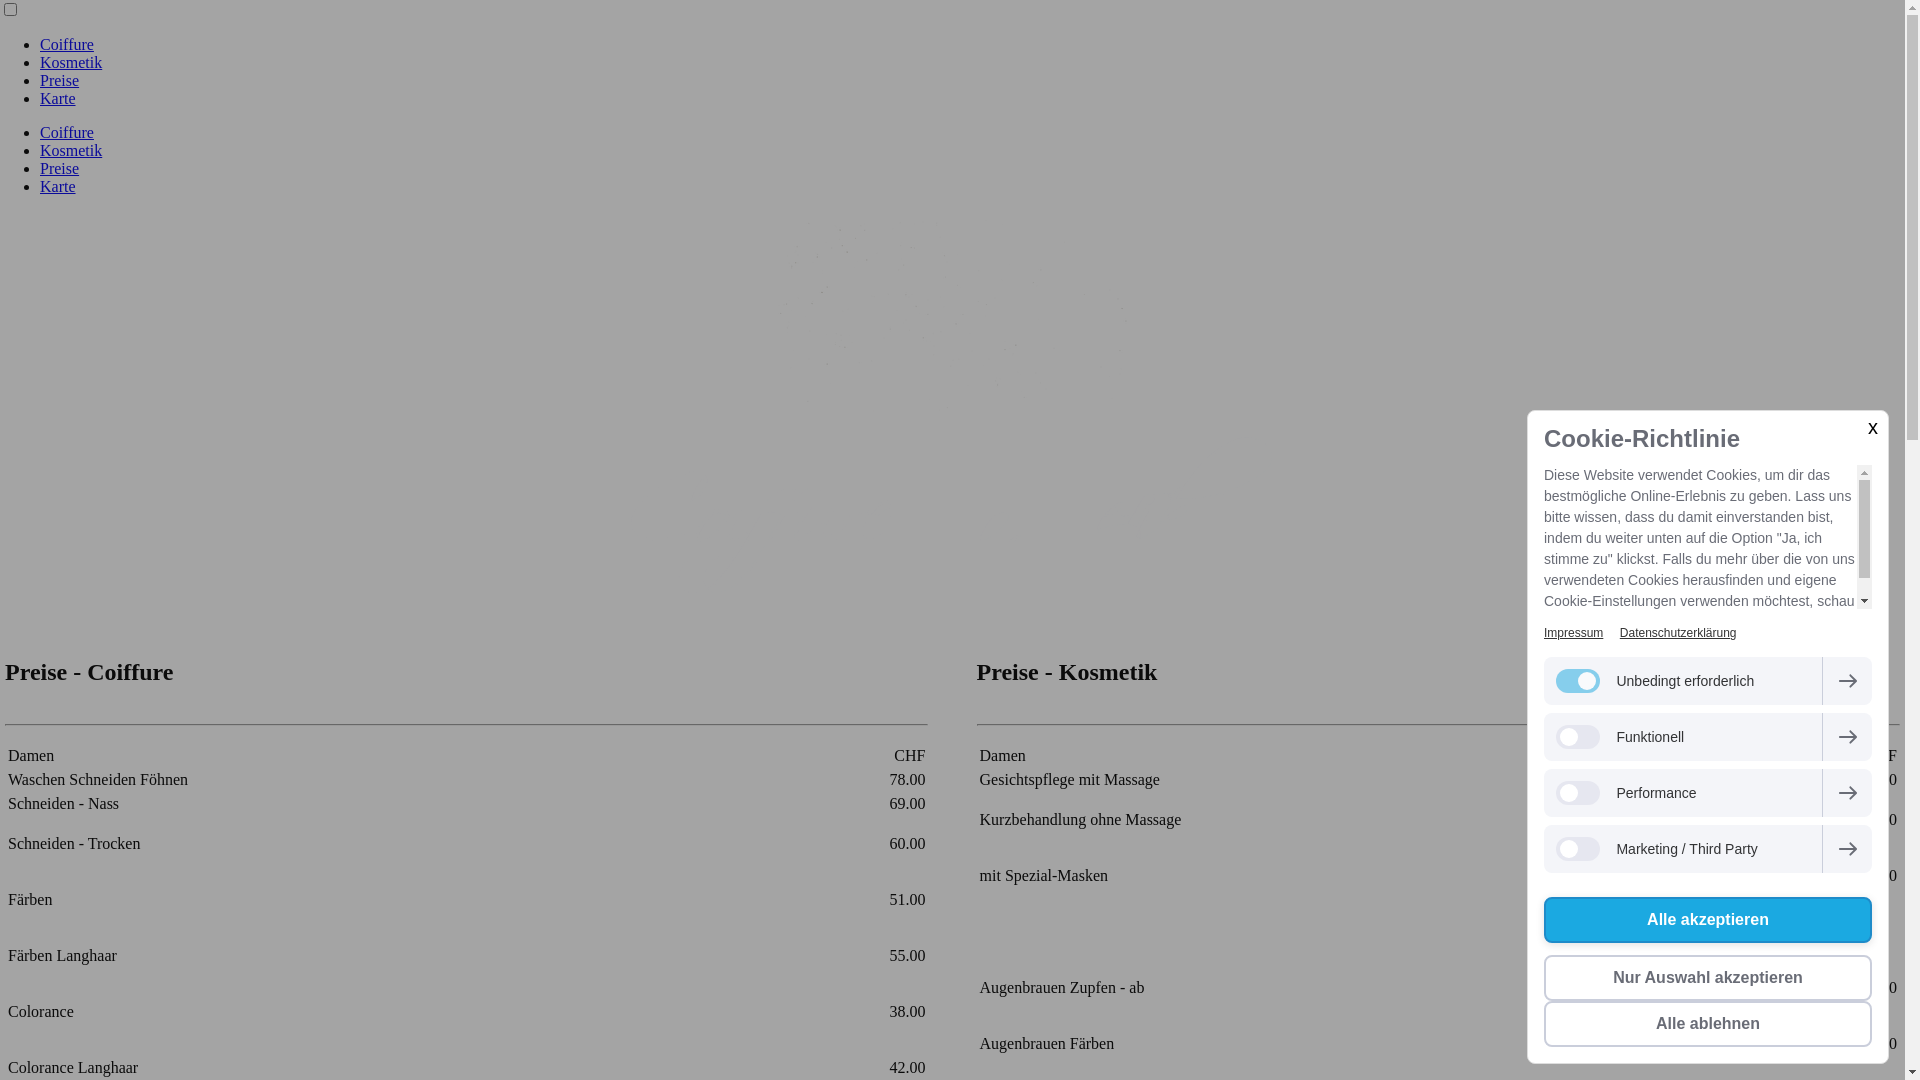 This screenshot has height=1080, width=1920. I want to click on 'Kosmetik', so click(71, 61).